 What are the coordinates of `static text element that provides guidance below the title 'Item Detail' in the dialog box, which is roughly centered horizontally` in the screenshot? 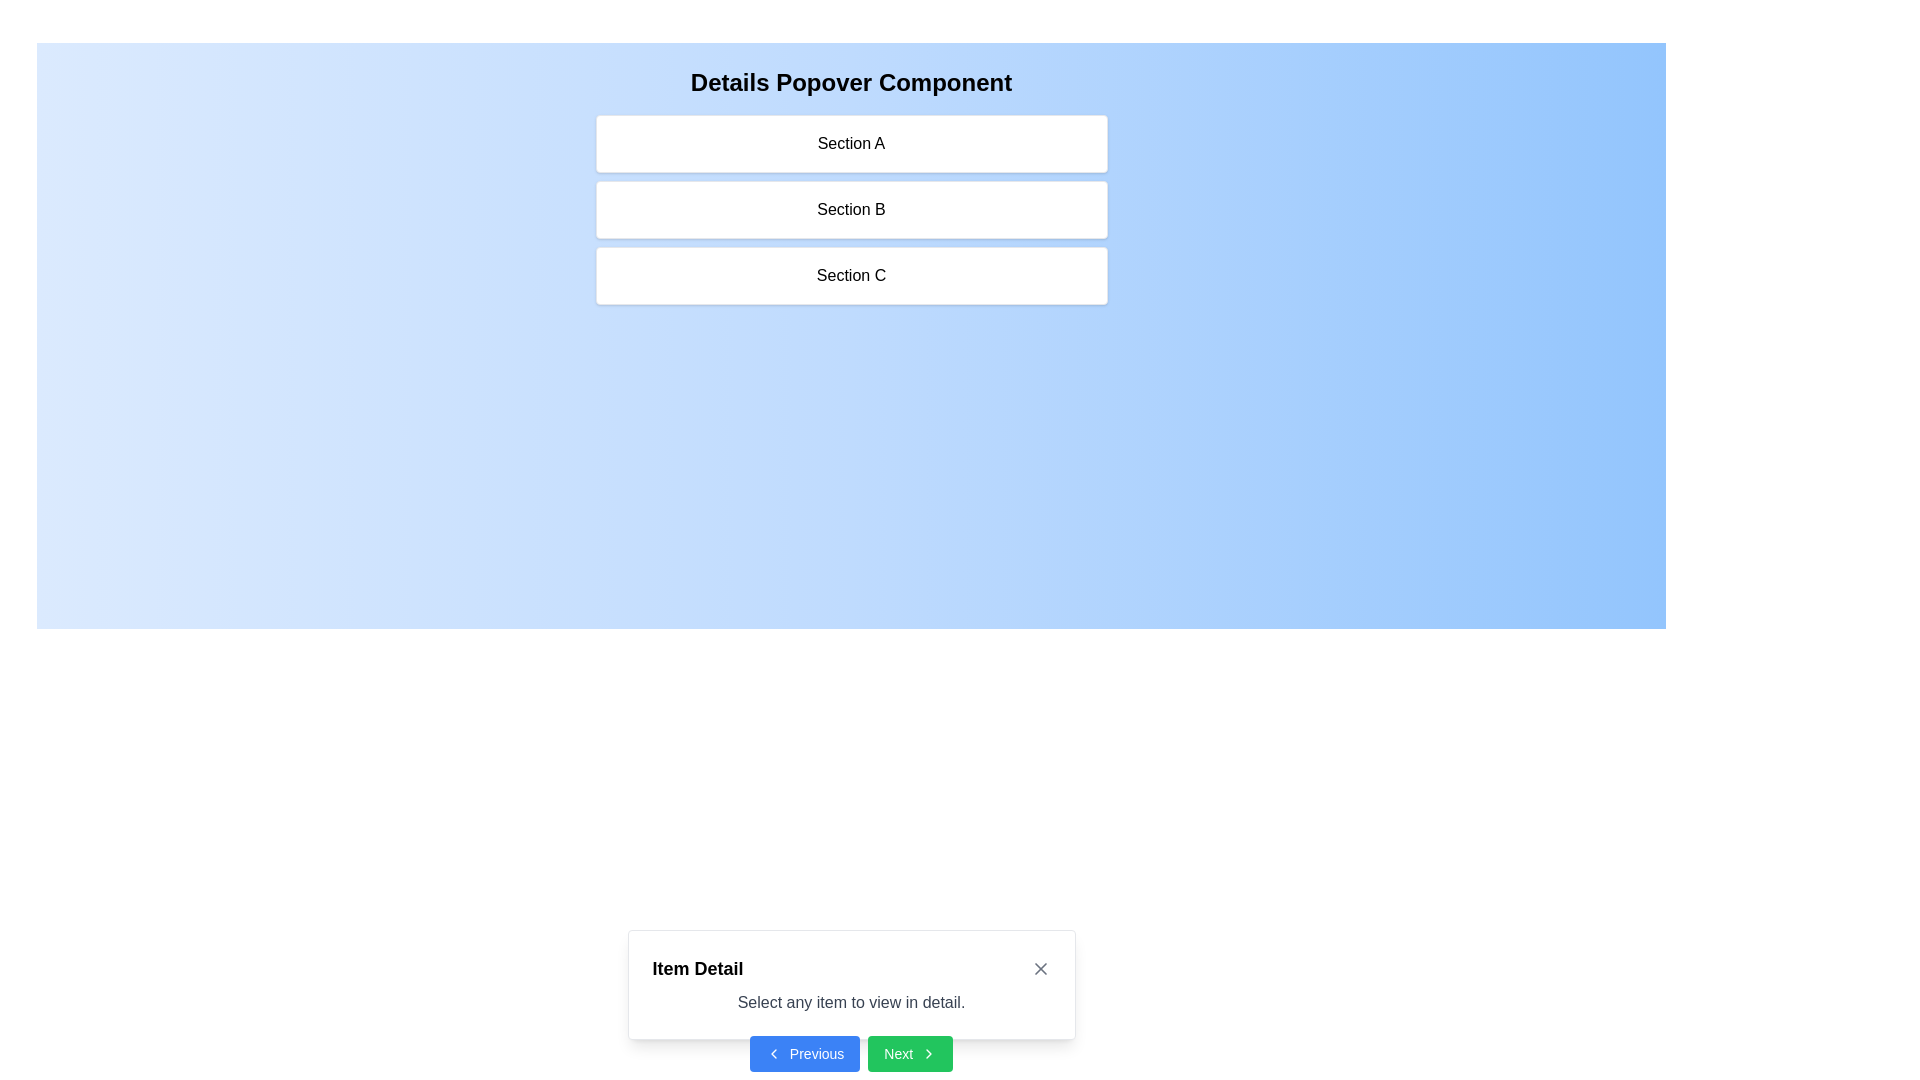 It's located at (851, 1002).